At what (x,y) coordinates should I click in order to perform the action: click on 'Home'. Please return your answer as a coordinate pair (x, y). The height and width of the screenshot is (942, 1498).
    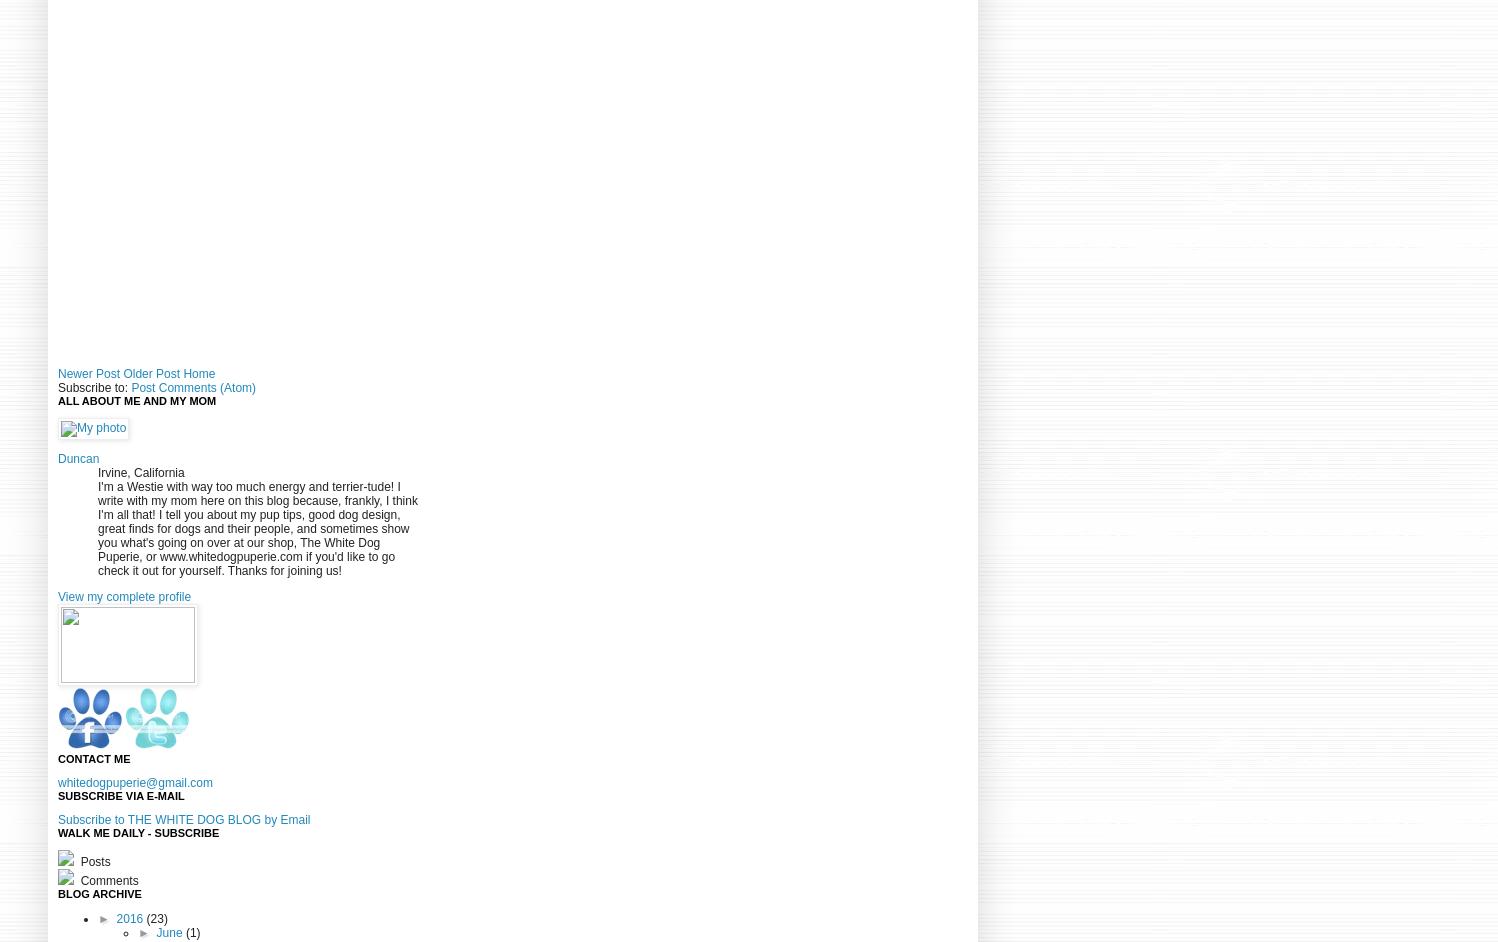
    Looking at the image, I should click on (197, 372).